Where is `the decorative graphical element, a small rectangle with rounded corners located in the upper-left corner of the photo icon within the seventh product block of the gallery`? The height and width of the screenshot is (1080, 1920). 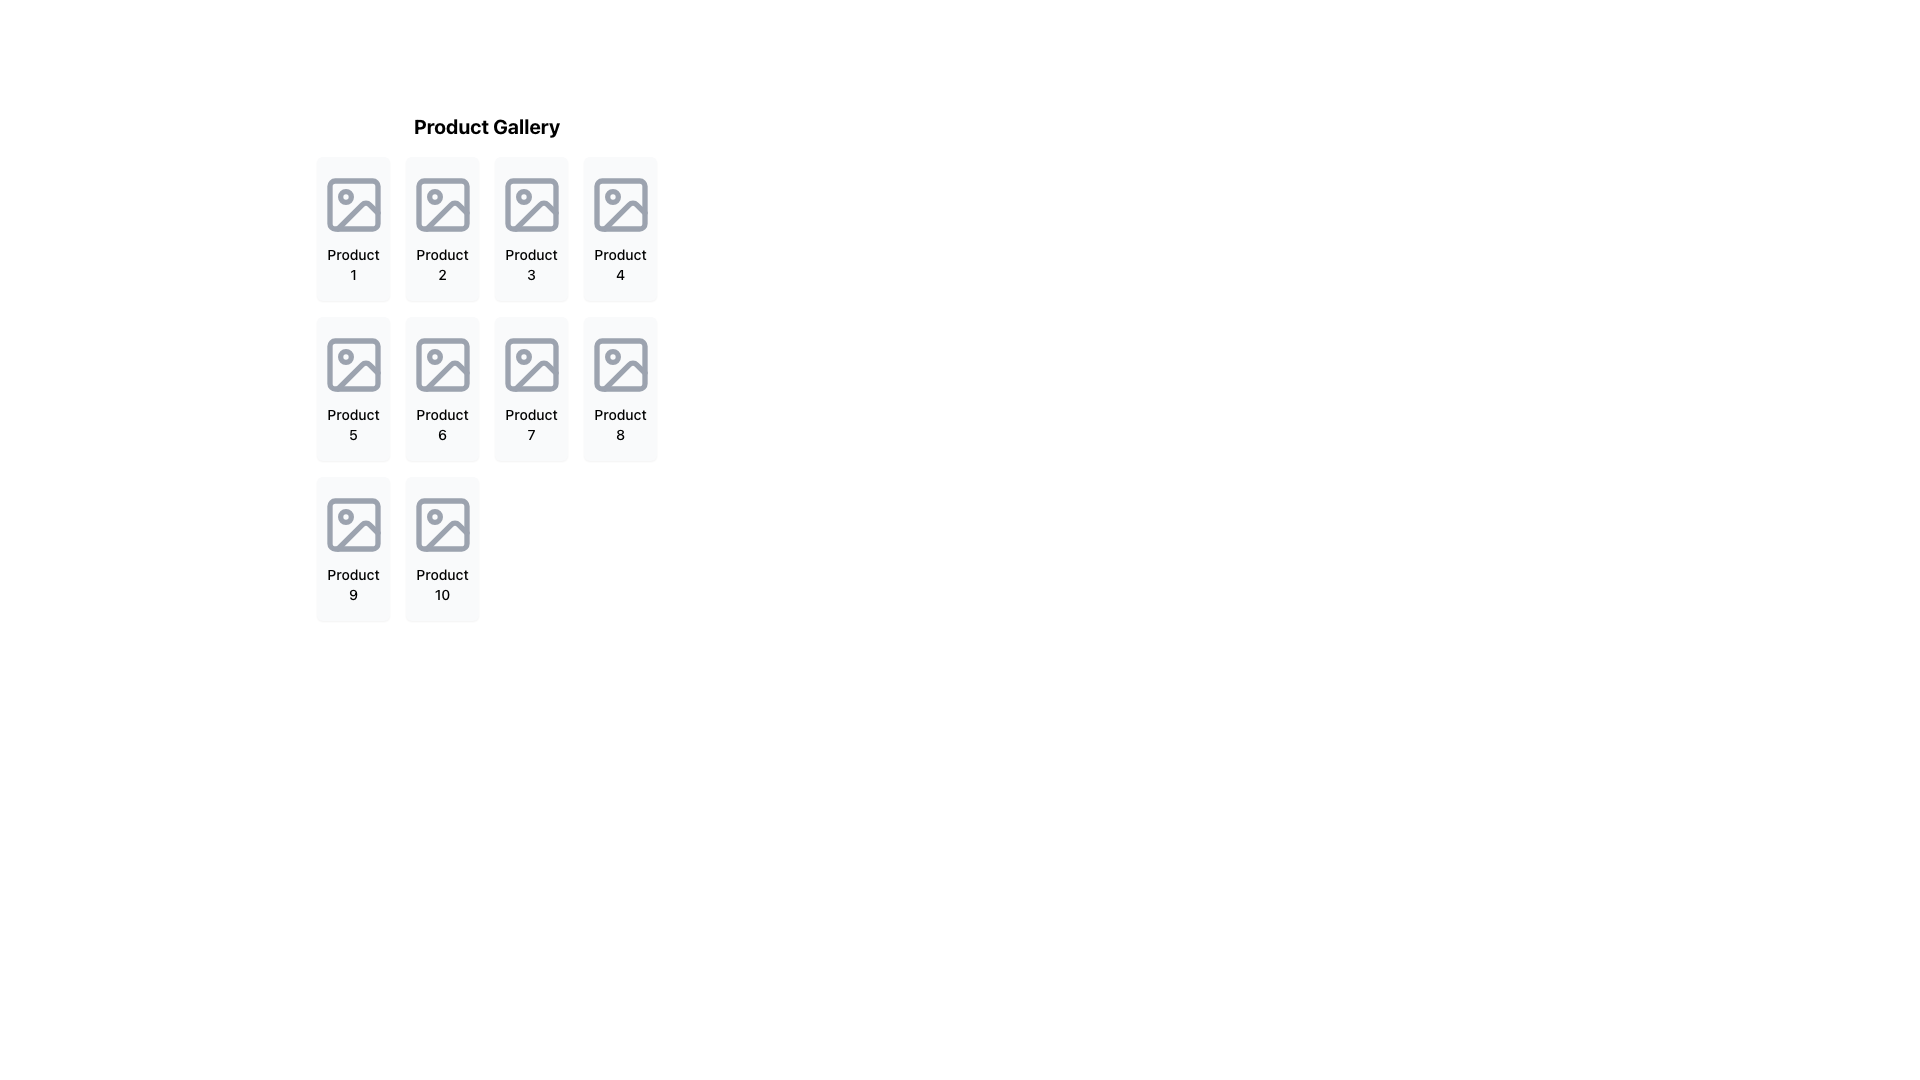 the decorative graphical element, a small rectangle with rounded corners located in the upper-left corner of the photo icon within the seventh product block of the gallery is located at coordinates (531, 365).